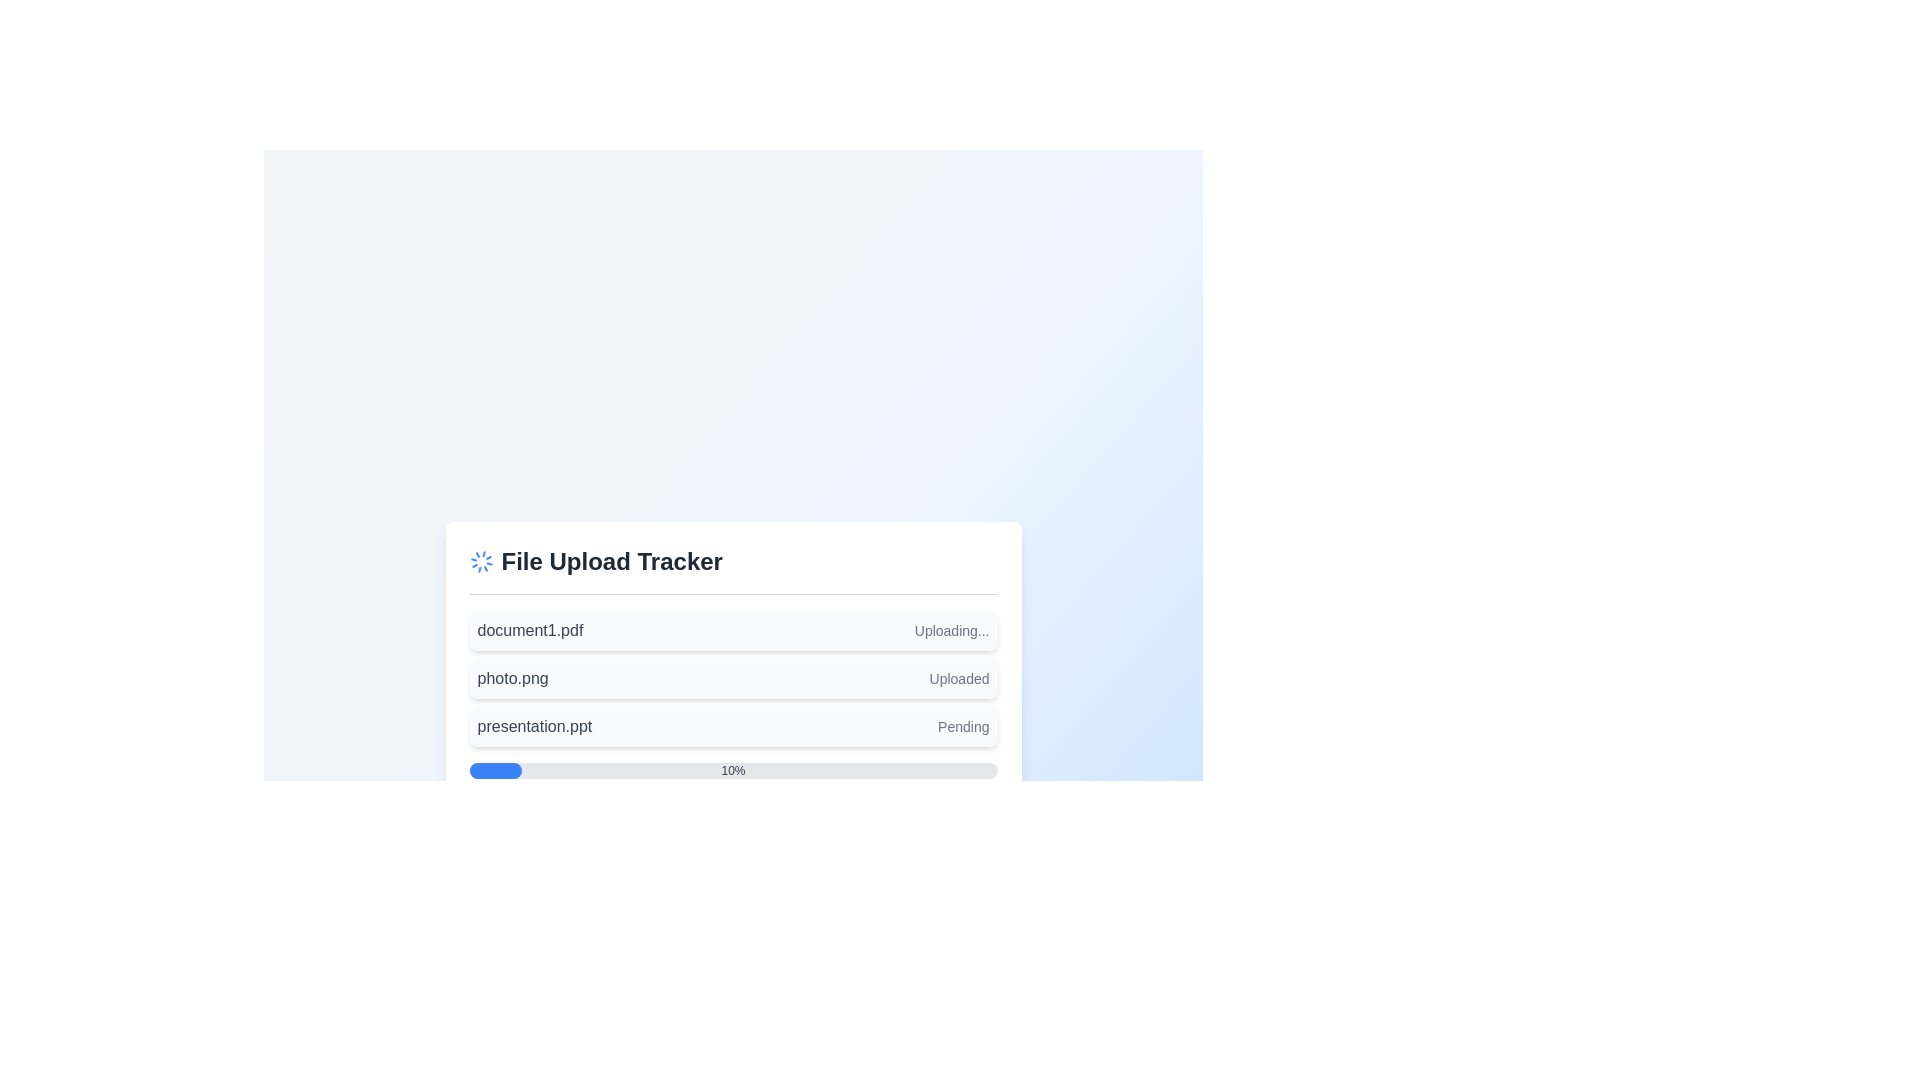 The height and width of the screenshot is (1080, 1920). Describe the element at coordinates (732, 677) in the screenshot. I see `the second file entry` at that location.